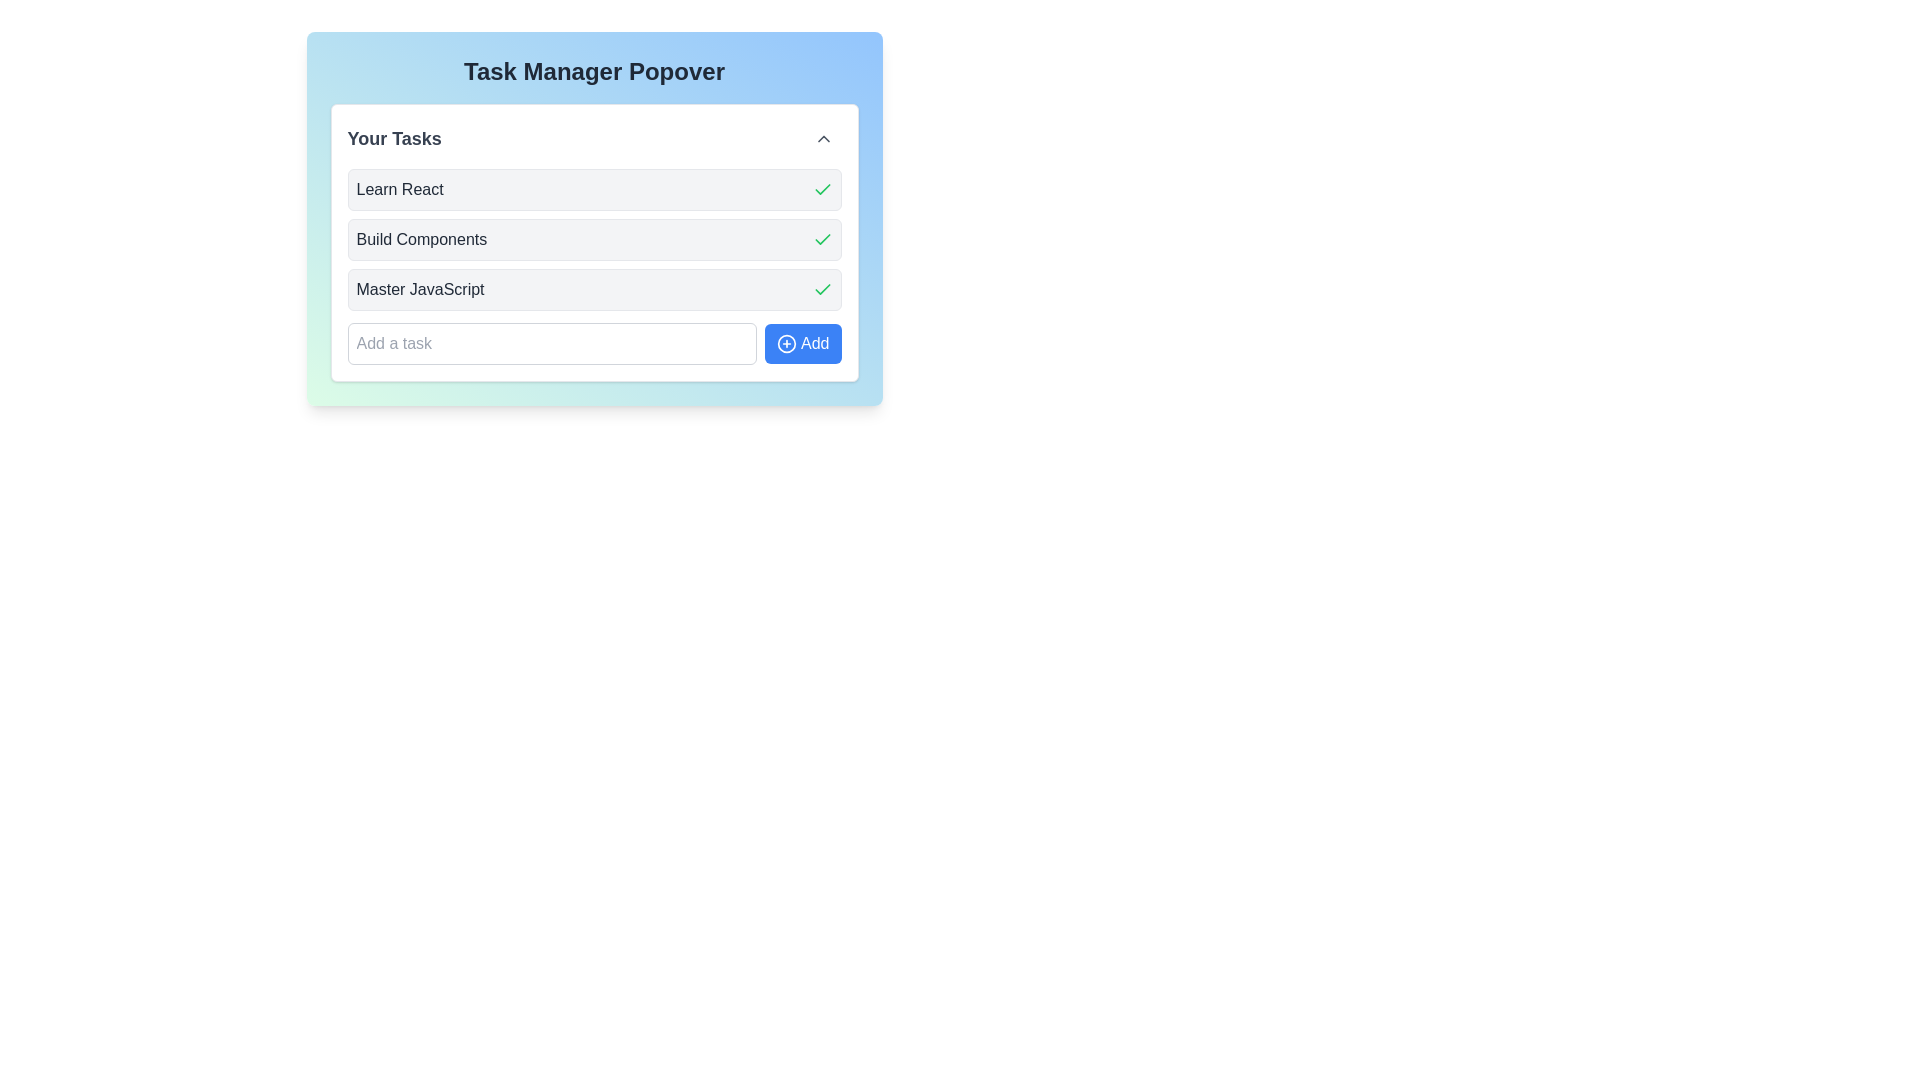 The height and width of the screenshot is (1080, 1920). Describe the element at coordinates (593, 242) in the screenshot. I see `the second list item containing the task 'Build Components'` at that location.